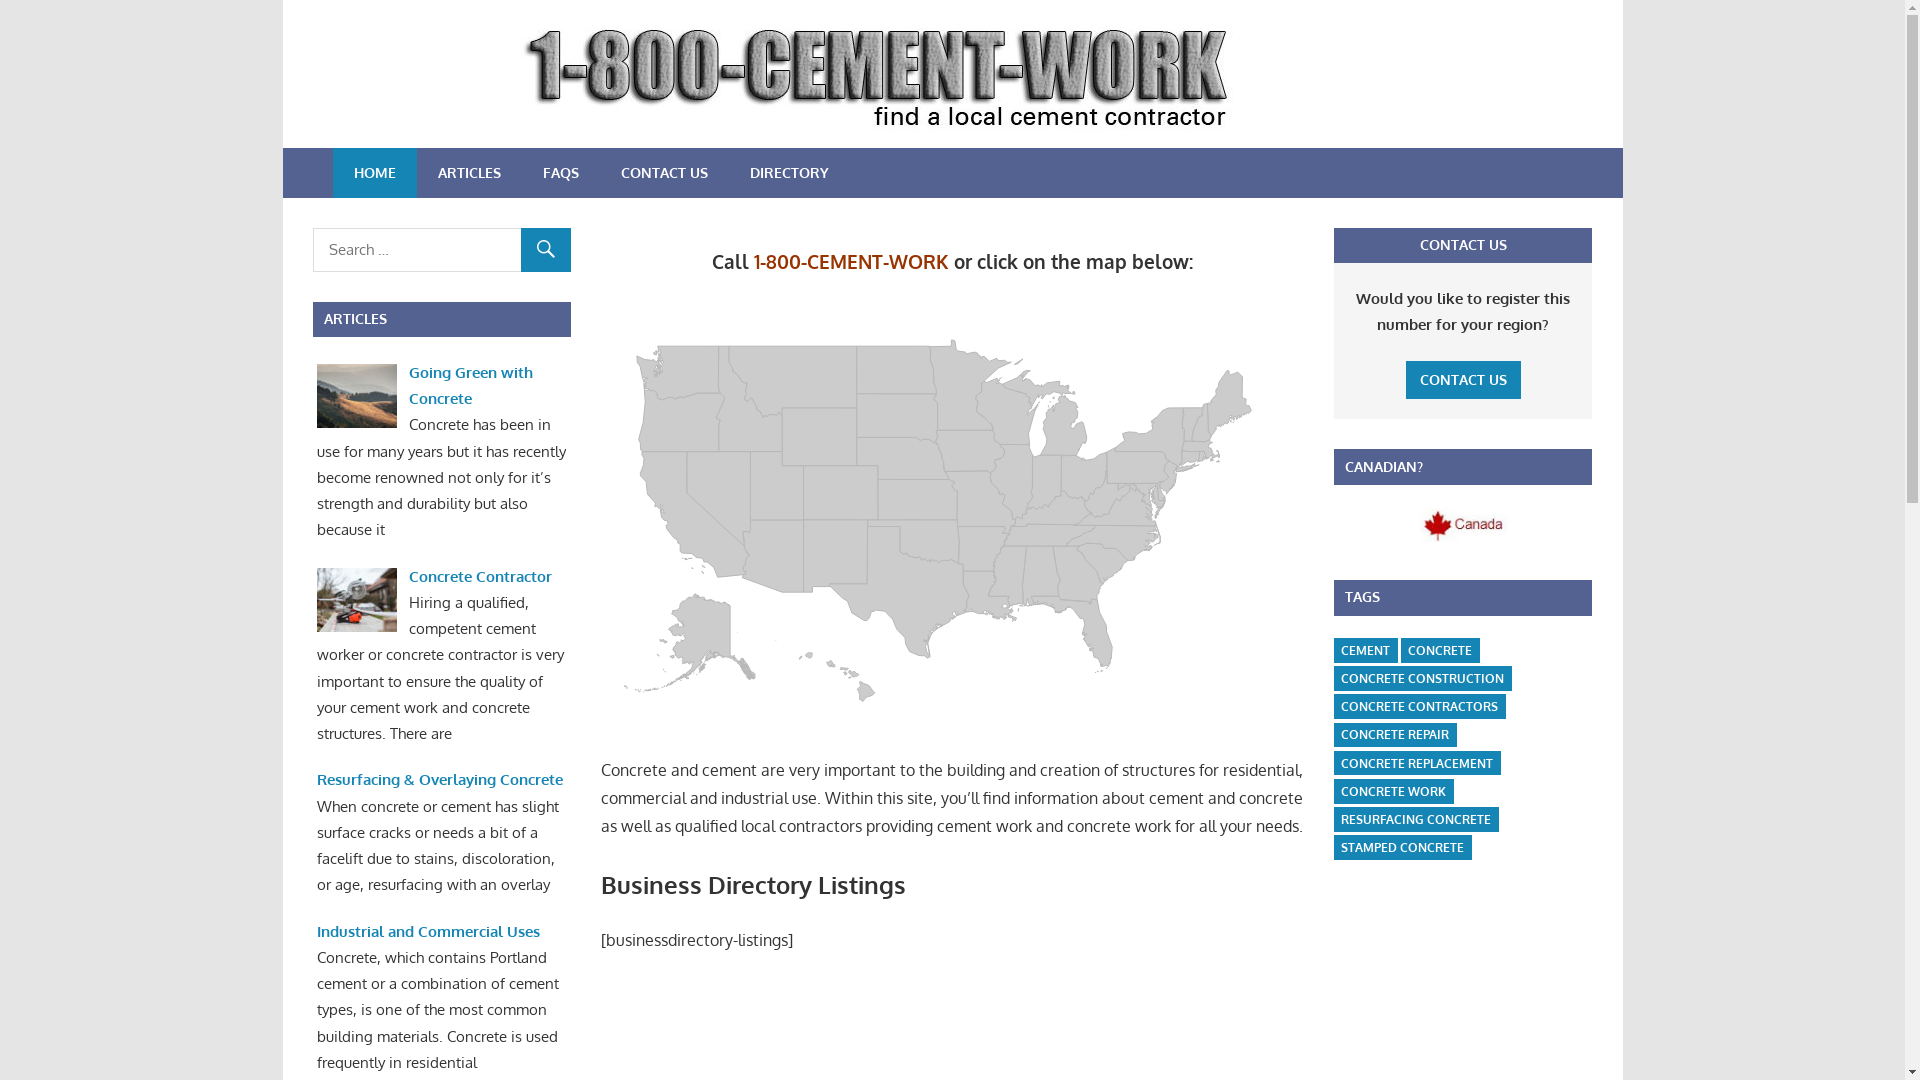  What do you see at coordinates (407, 576) in the screenshot?
I see `'Concrete Contractor'` at bounding box center [407, 576].